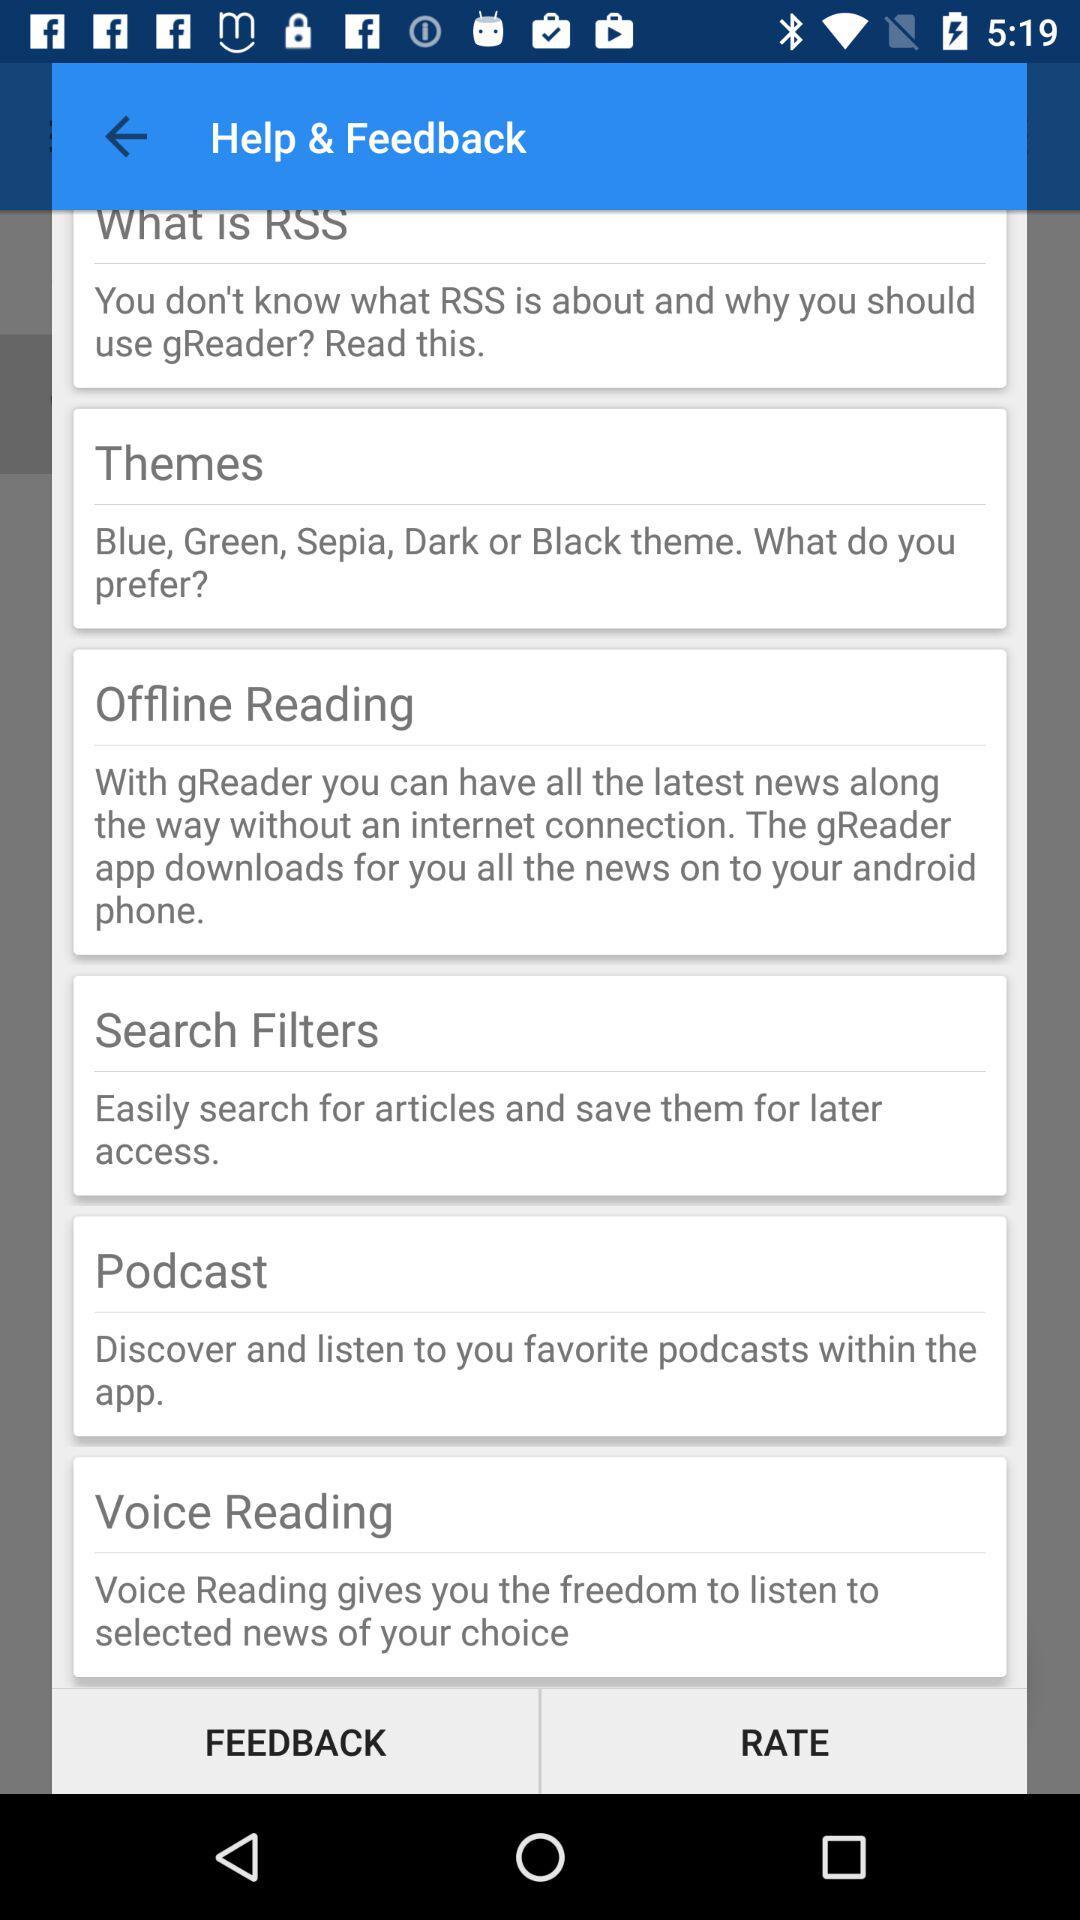 The width and height of the screenshot is (1080, 1920). What do you see at coordinates (540, 1128) in the screenshot?
I see `easily search for item` at bounding box center [540, 1128].